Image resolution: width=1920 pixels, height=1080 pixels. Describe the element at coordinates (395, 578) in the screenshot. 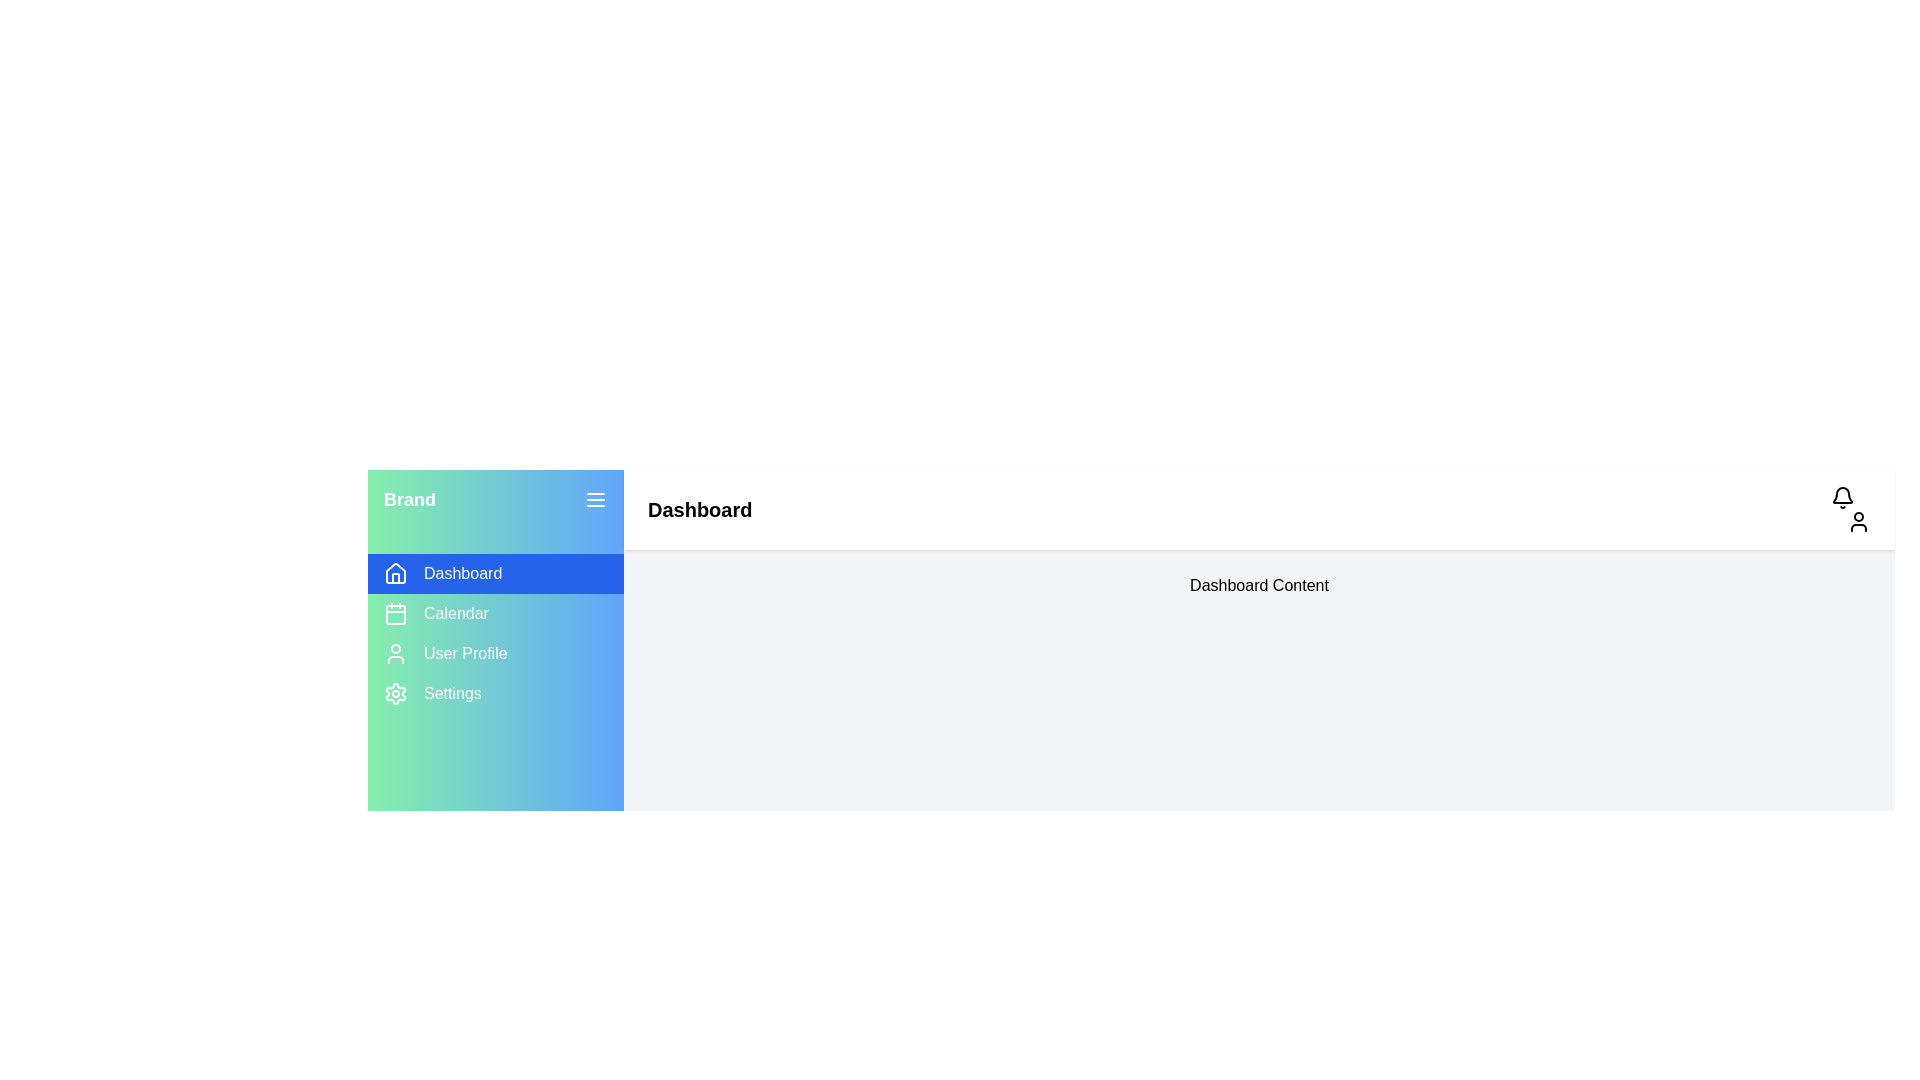

I see `the small vertical segment inside the house icon in the navigation menu on the left side of the interface` at that location.